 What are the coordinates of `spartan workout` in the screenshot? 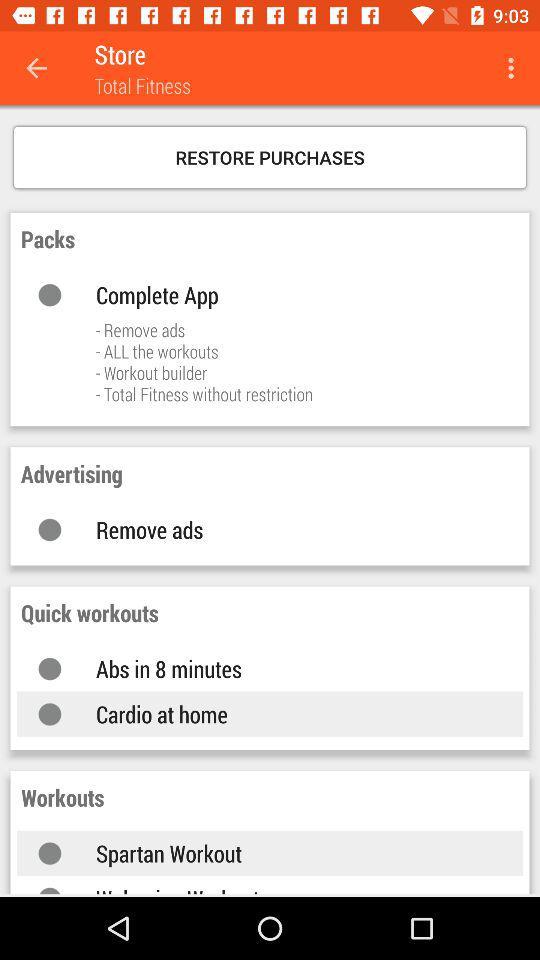 It's located at (288, 852).